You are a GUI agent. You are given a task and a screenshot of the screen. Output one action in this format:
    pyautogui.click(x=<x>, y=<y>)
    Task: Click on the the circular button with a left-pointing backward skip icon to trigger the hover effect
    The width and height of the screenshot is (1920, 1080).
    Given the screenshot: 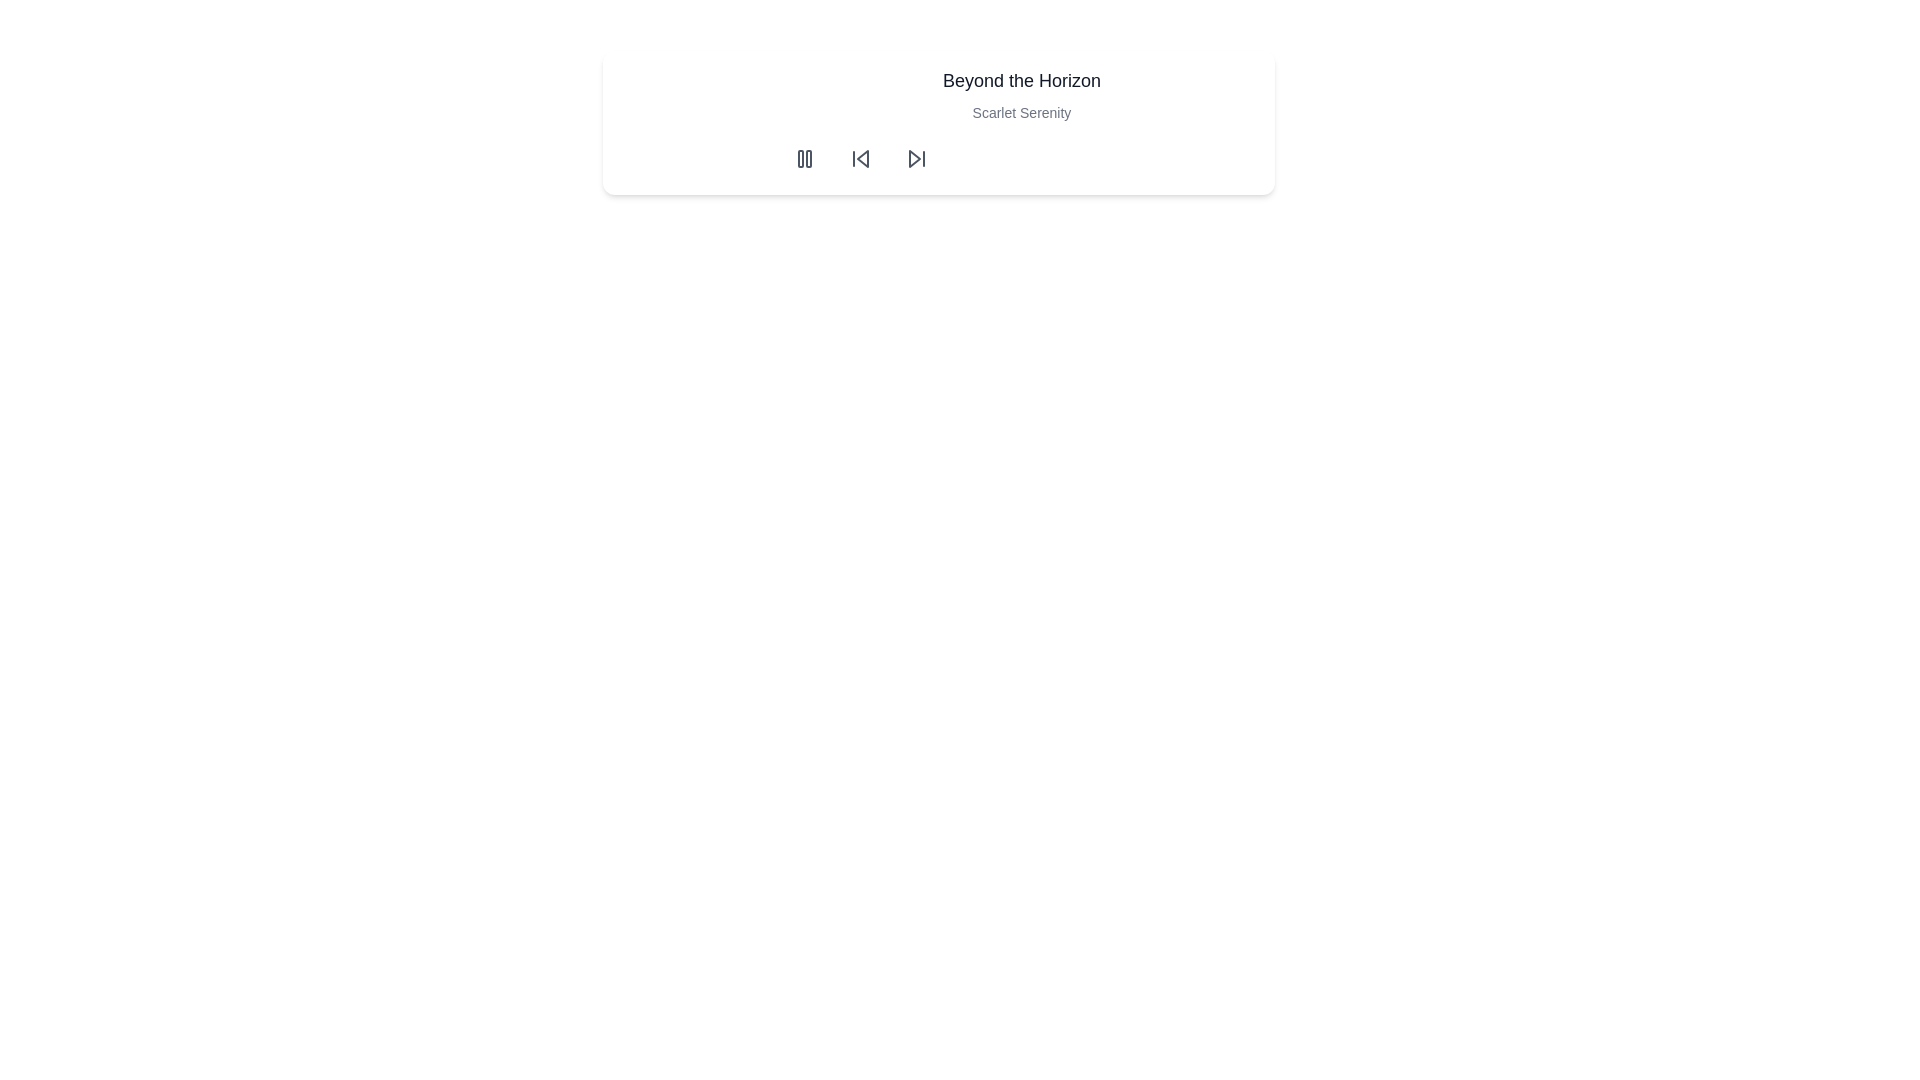 What is the action you would take?
    pyautogui.click(x=860, y=157)
    